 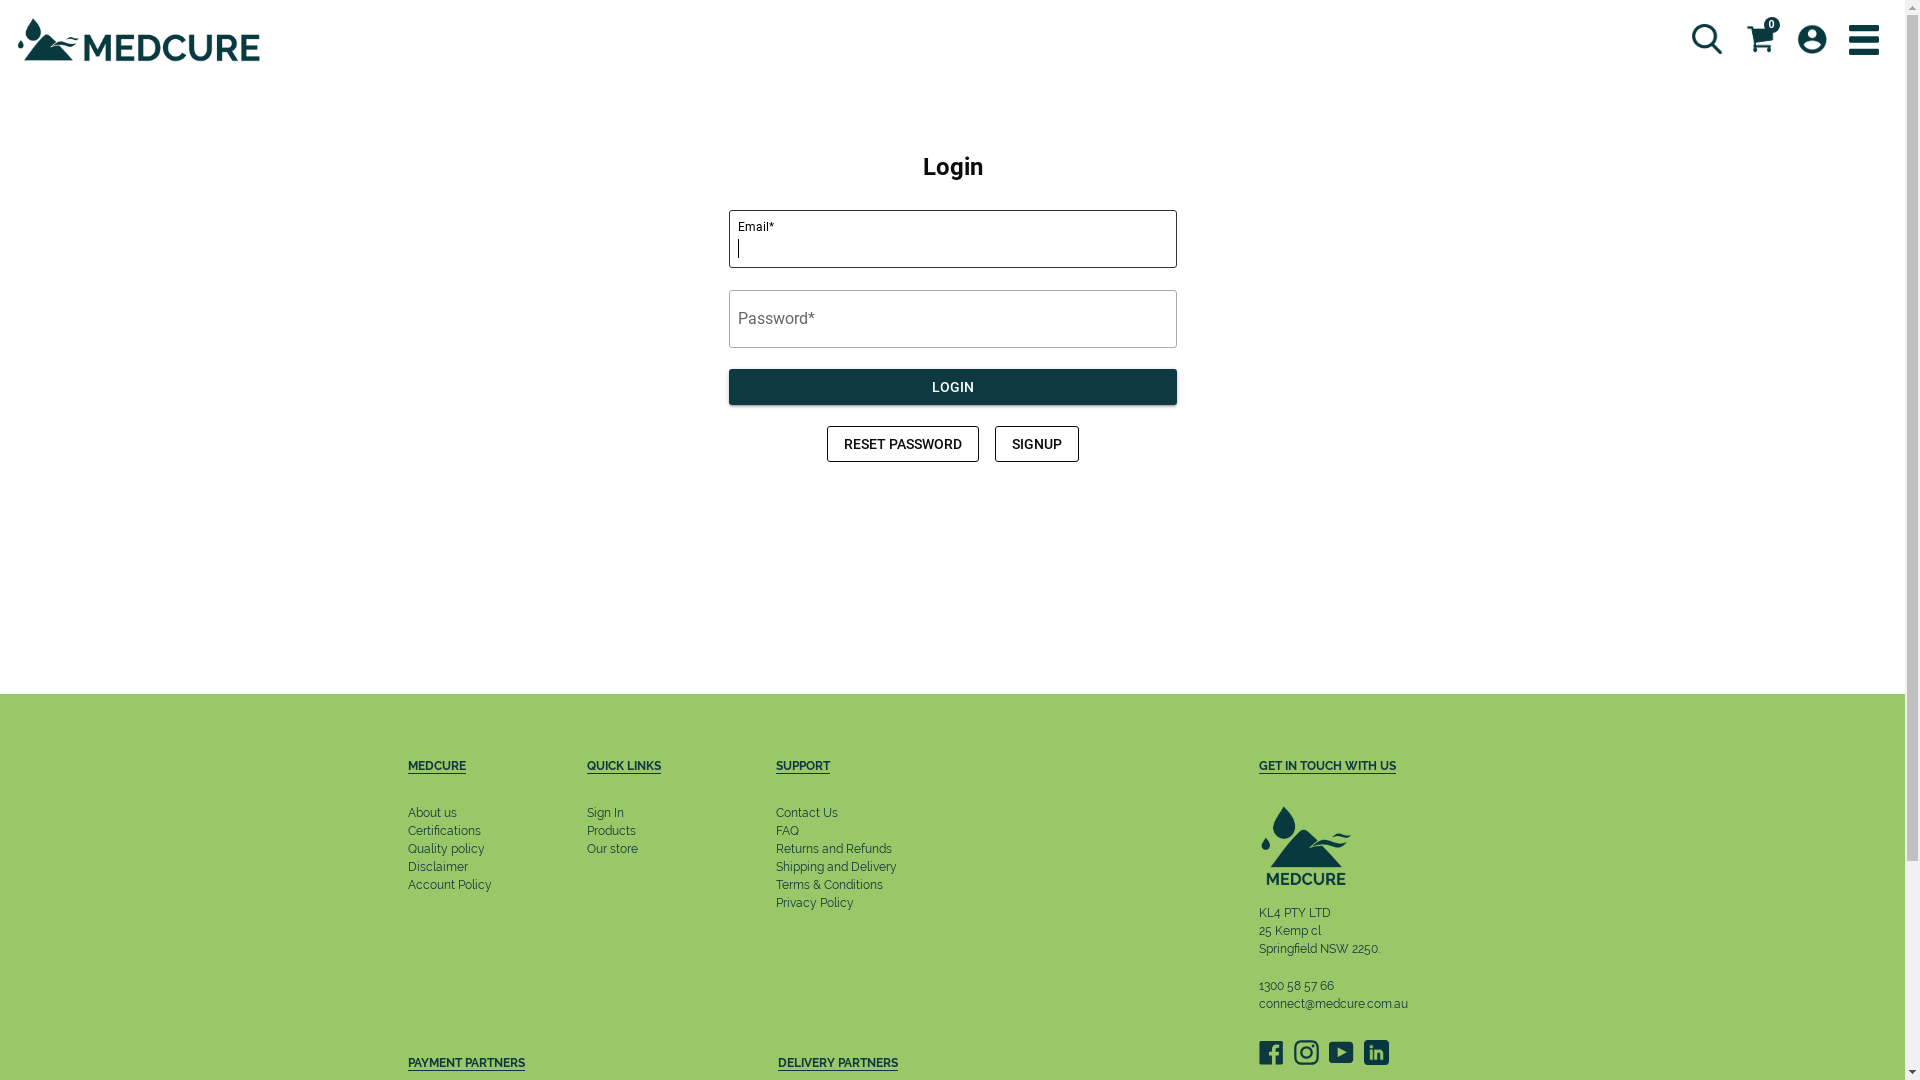 What do you see at coordinates (1332, 1003) in the screenshot?
I see `'connect@medcure.com.au'` at bounding box center [1332, 1003].